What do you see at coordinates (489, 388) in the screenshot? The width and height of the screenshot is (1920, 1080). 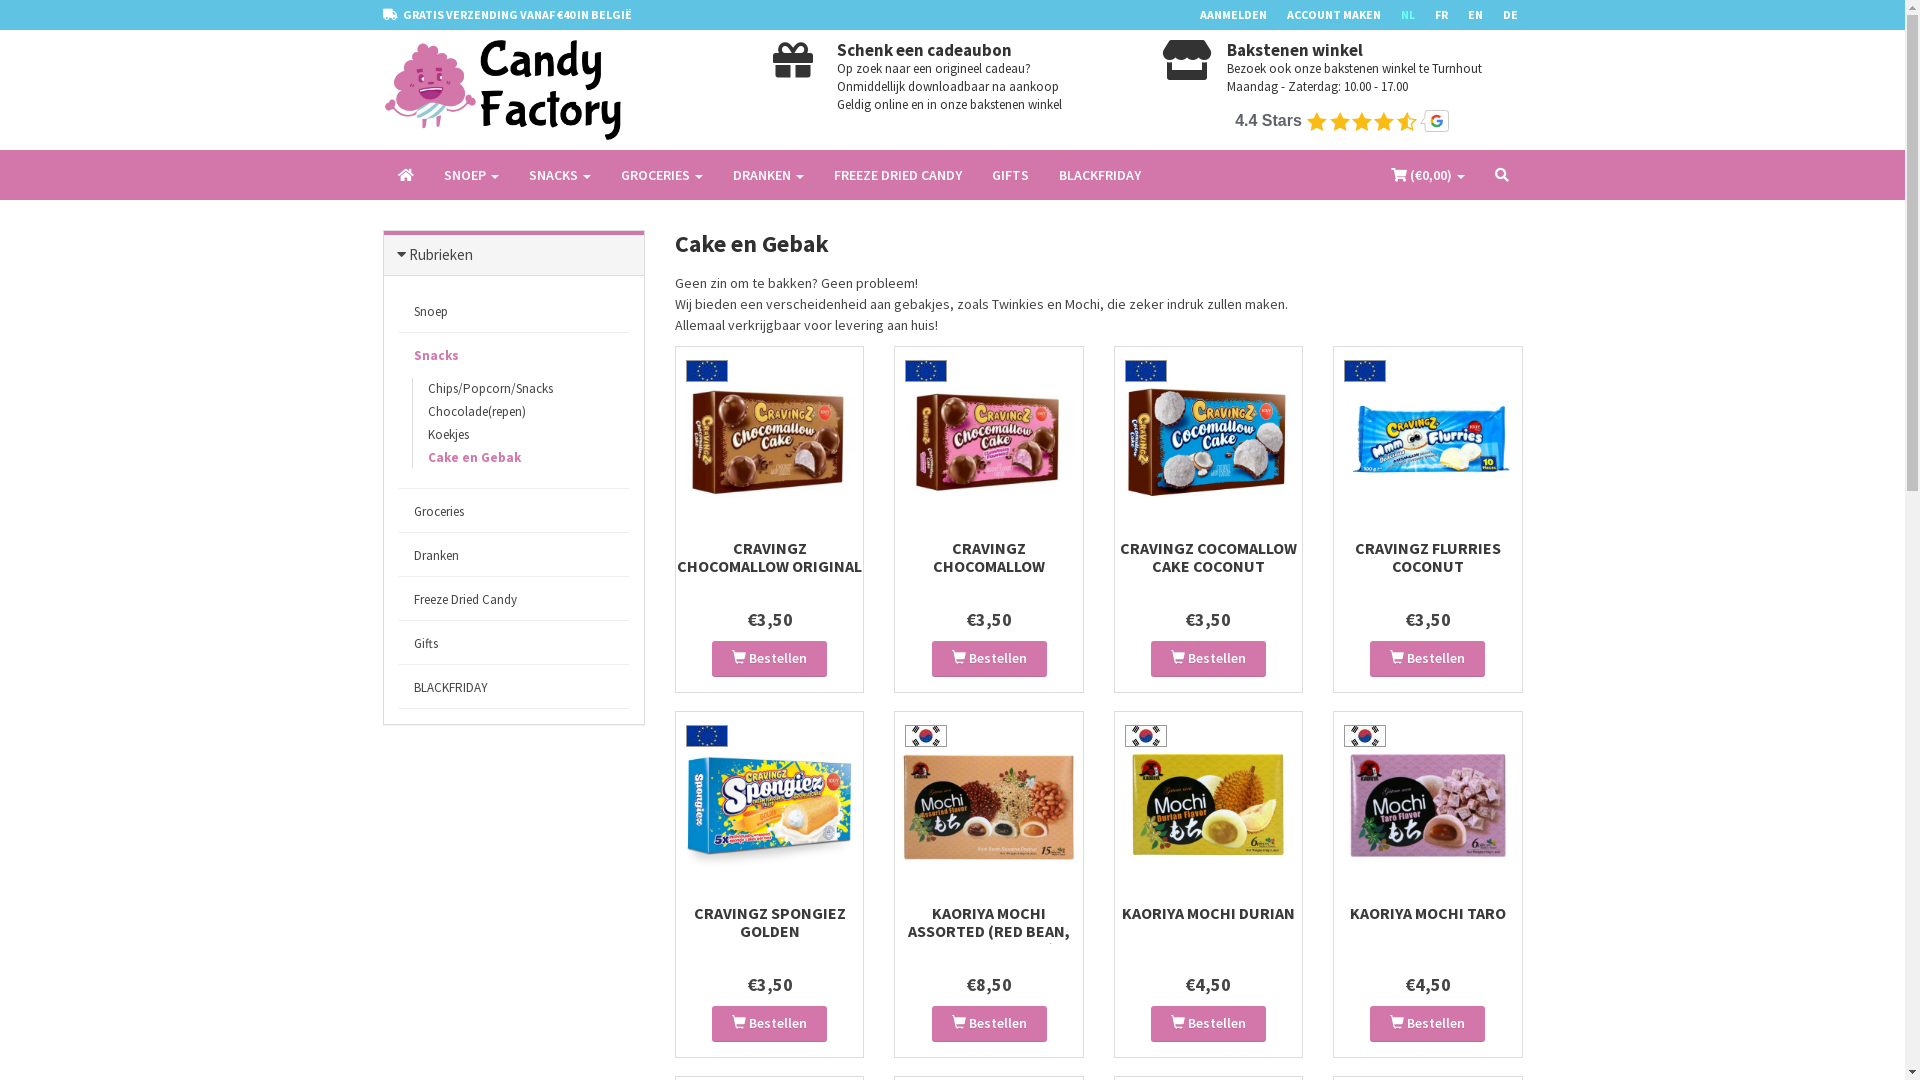 I see `'Chips/Popcorn/Snacks'` at bounding box center [489, 388].